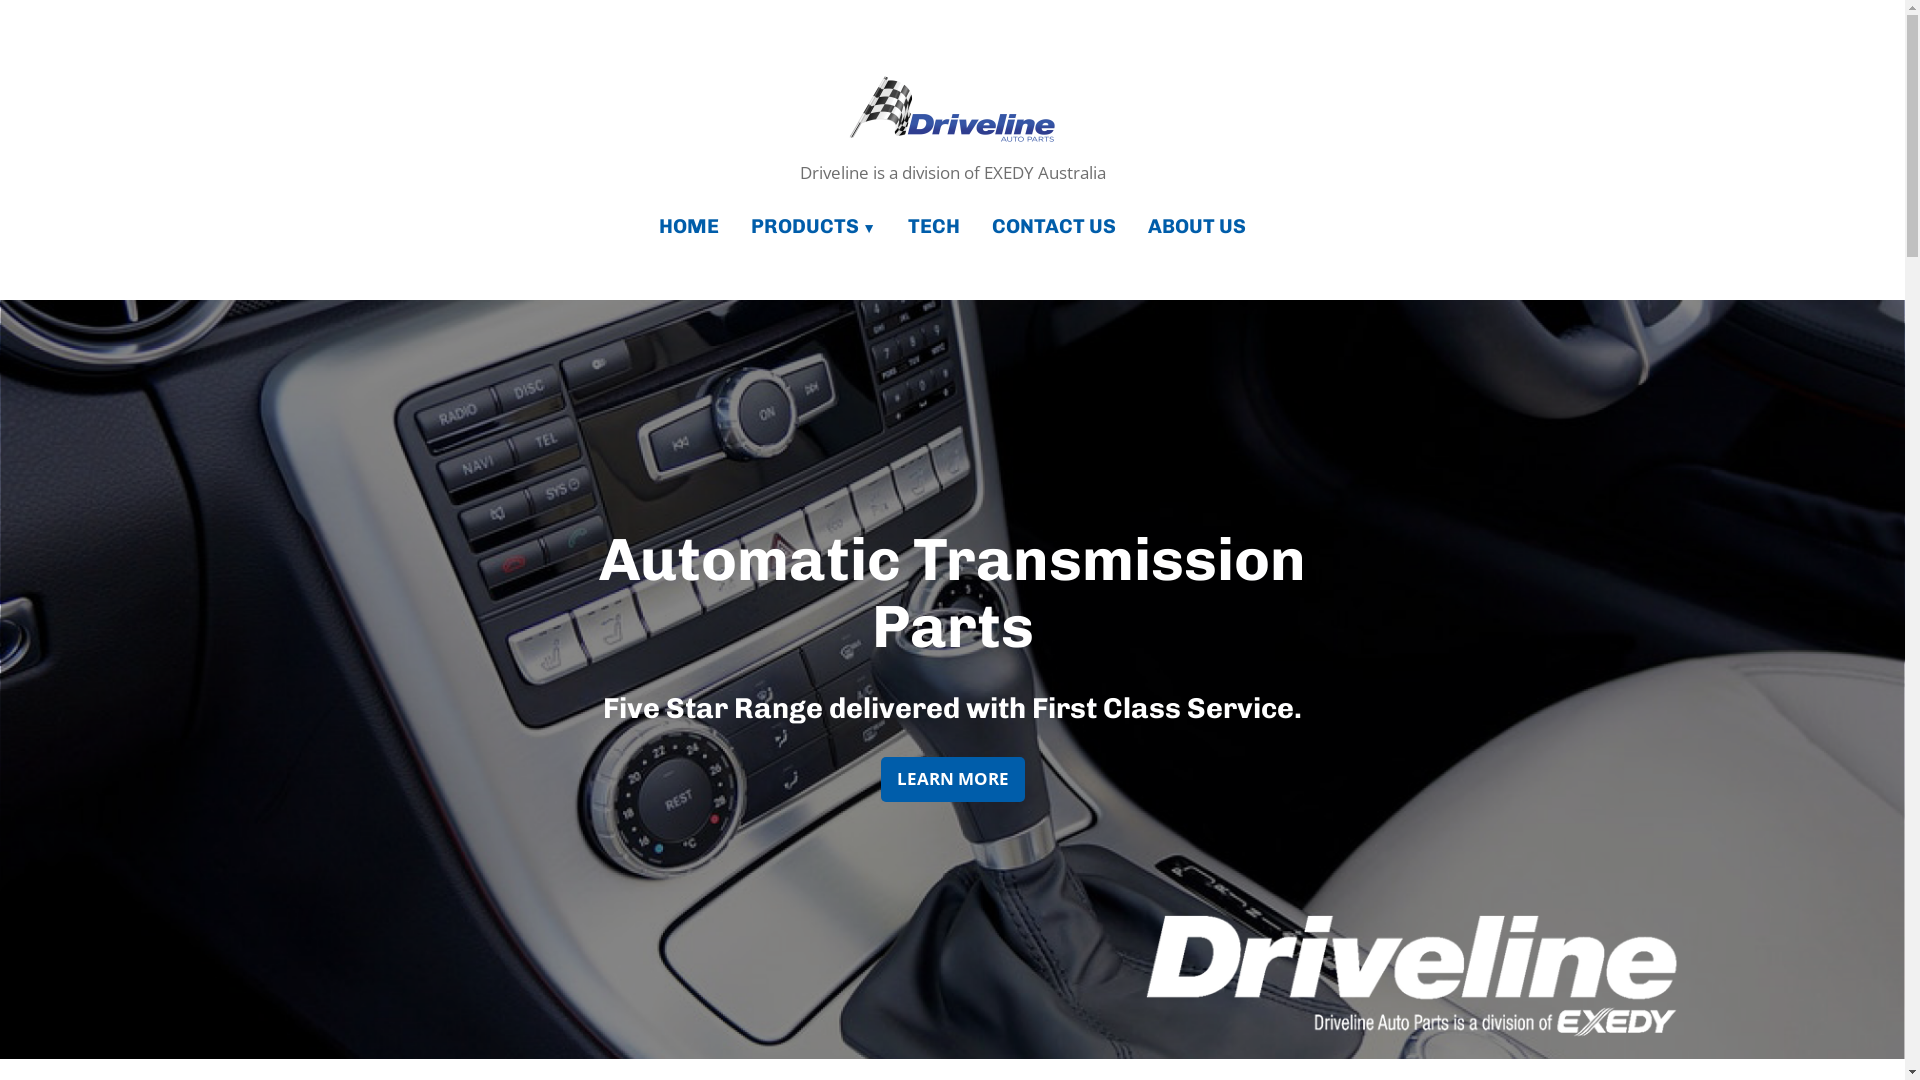 The width and height of the screenshot is (1920, 1080). What do you see at coordinates (696, 226) in the screenshot?
I see `'HOME'` at bounding box center [696, 226].